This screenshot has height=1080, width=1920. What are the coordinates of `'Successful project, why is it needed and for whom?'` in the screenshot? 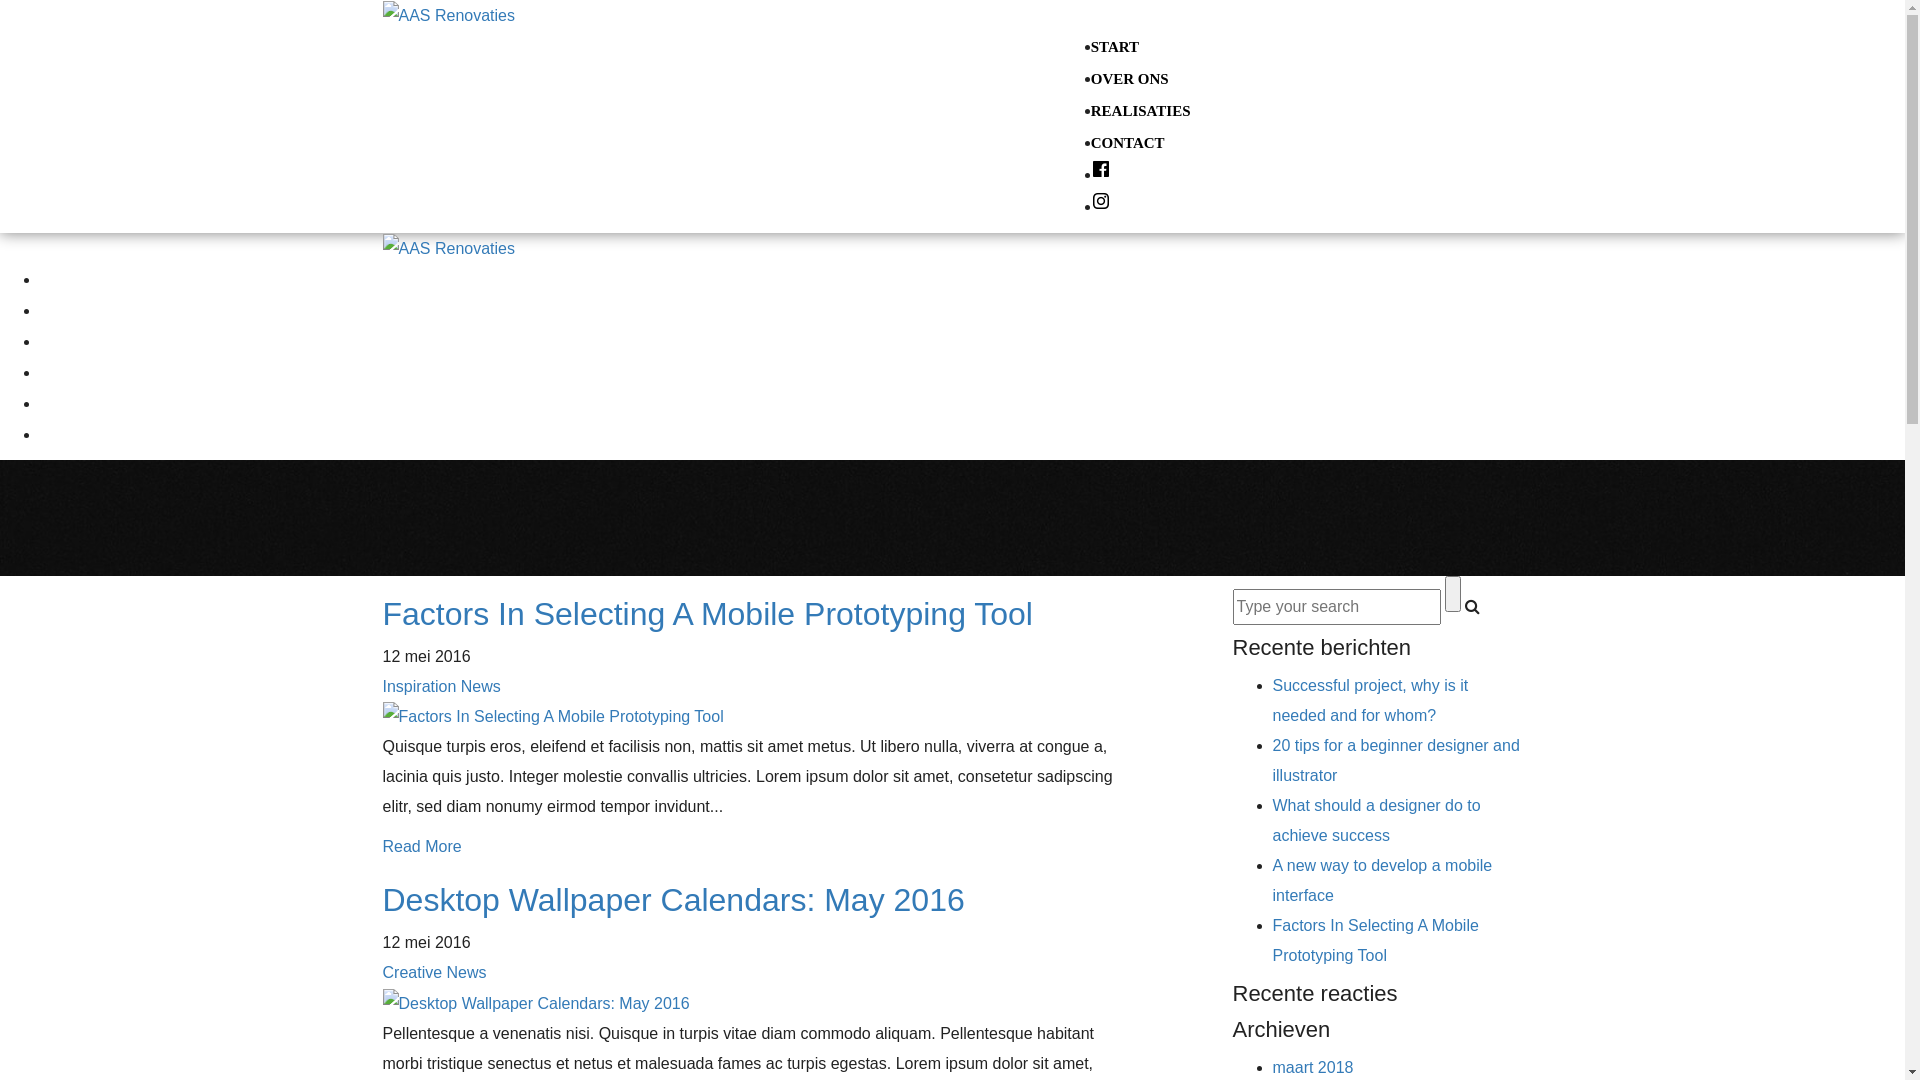 It's located at (1271, 699).